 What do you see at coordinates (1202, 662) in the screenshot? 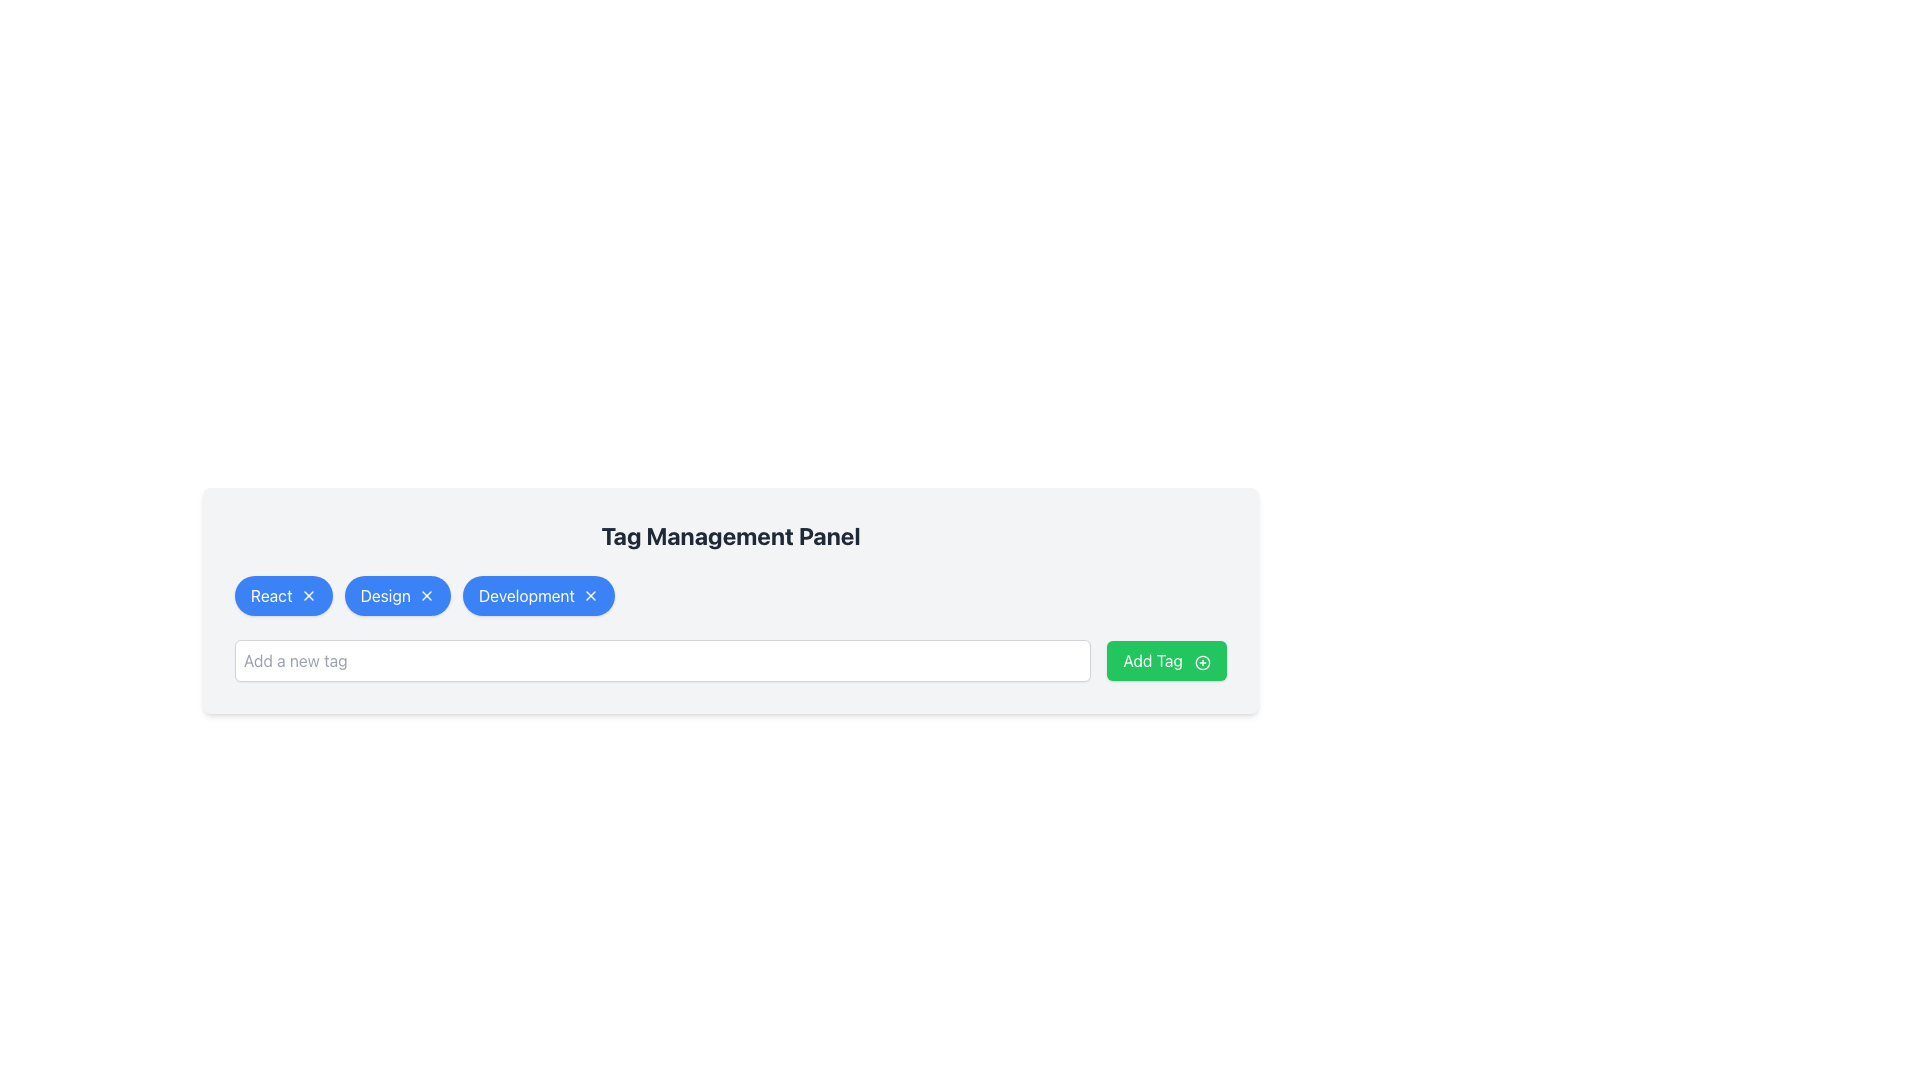
I see `the small circular icon with a plus sign (+) located within the 'Add Tag' button that has a green background, positioned to the right of the 'Add Tag' text` at bounding box center [1202, 662].